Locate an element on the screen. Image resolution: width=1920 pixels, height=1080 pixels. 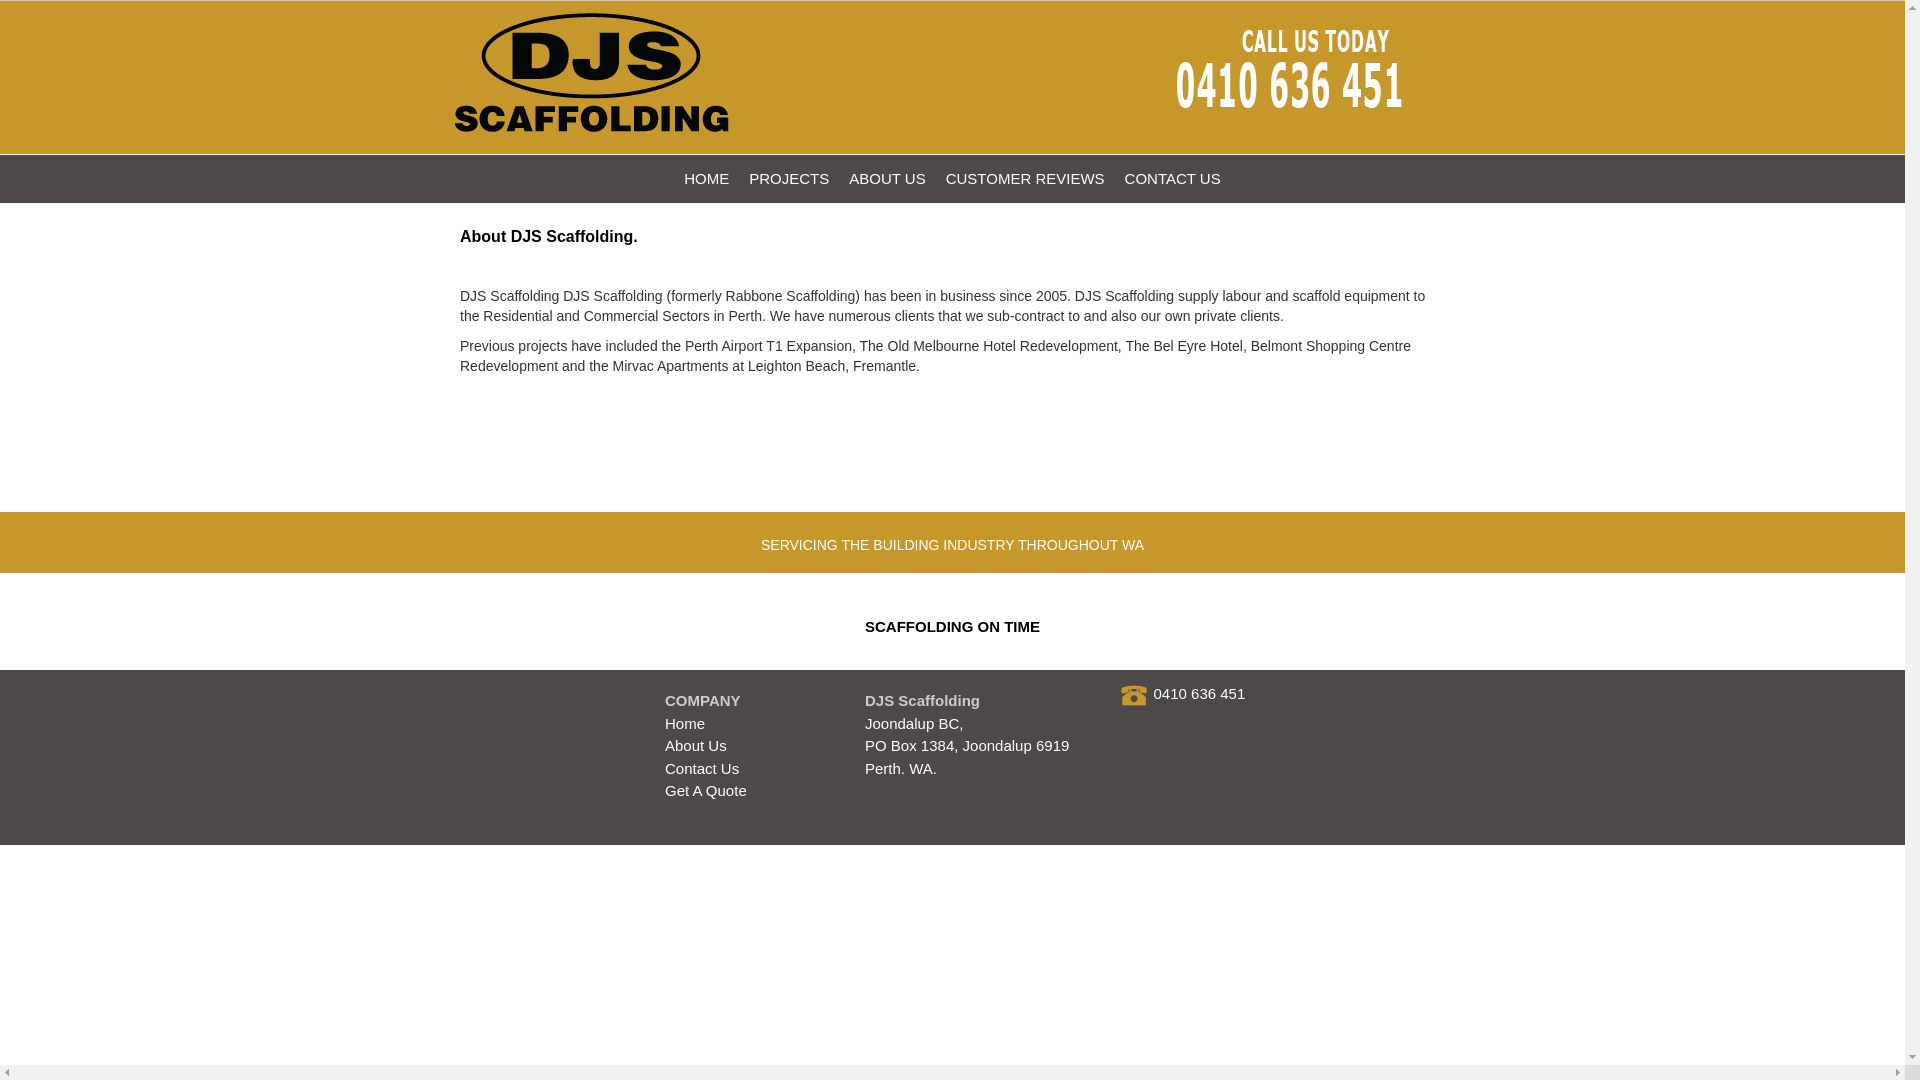
'Contact Us' is located at coordinates (701, 767).